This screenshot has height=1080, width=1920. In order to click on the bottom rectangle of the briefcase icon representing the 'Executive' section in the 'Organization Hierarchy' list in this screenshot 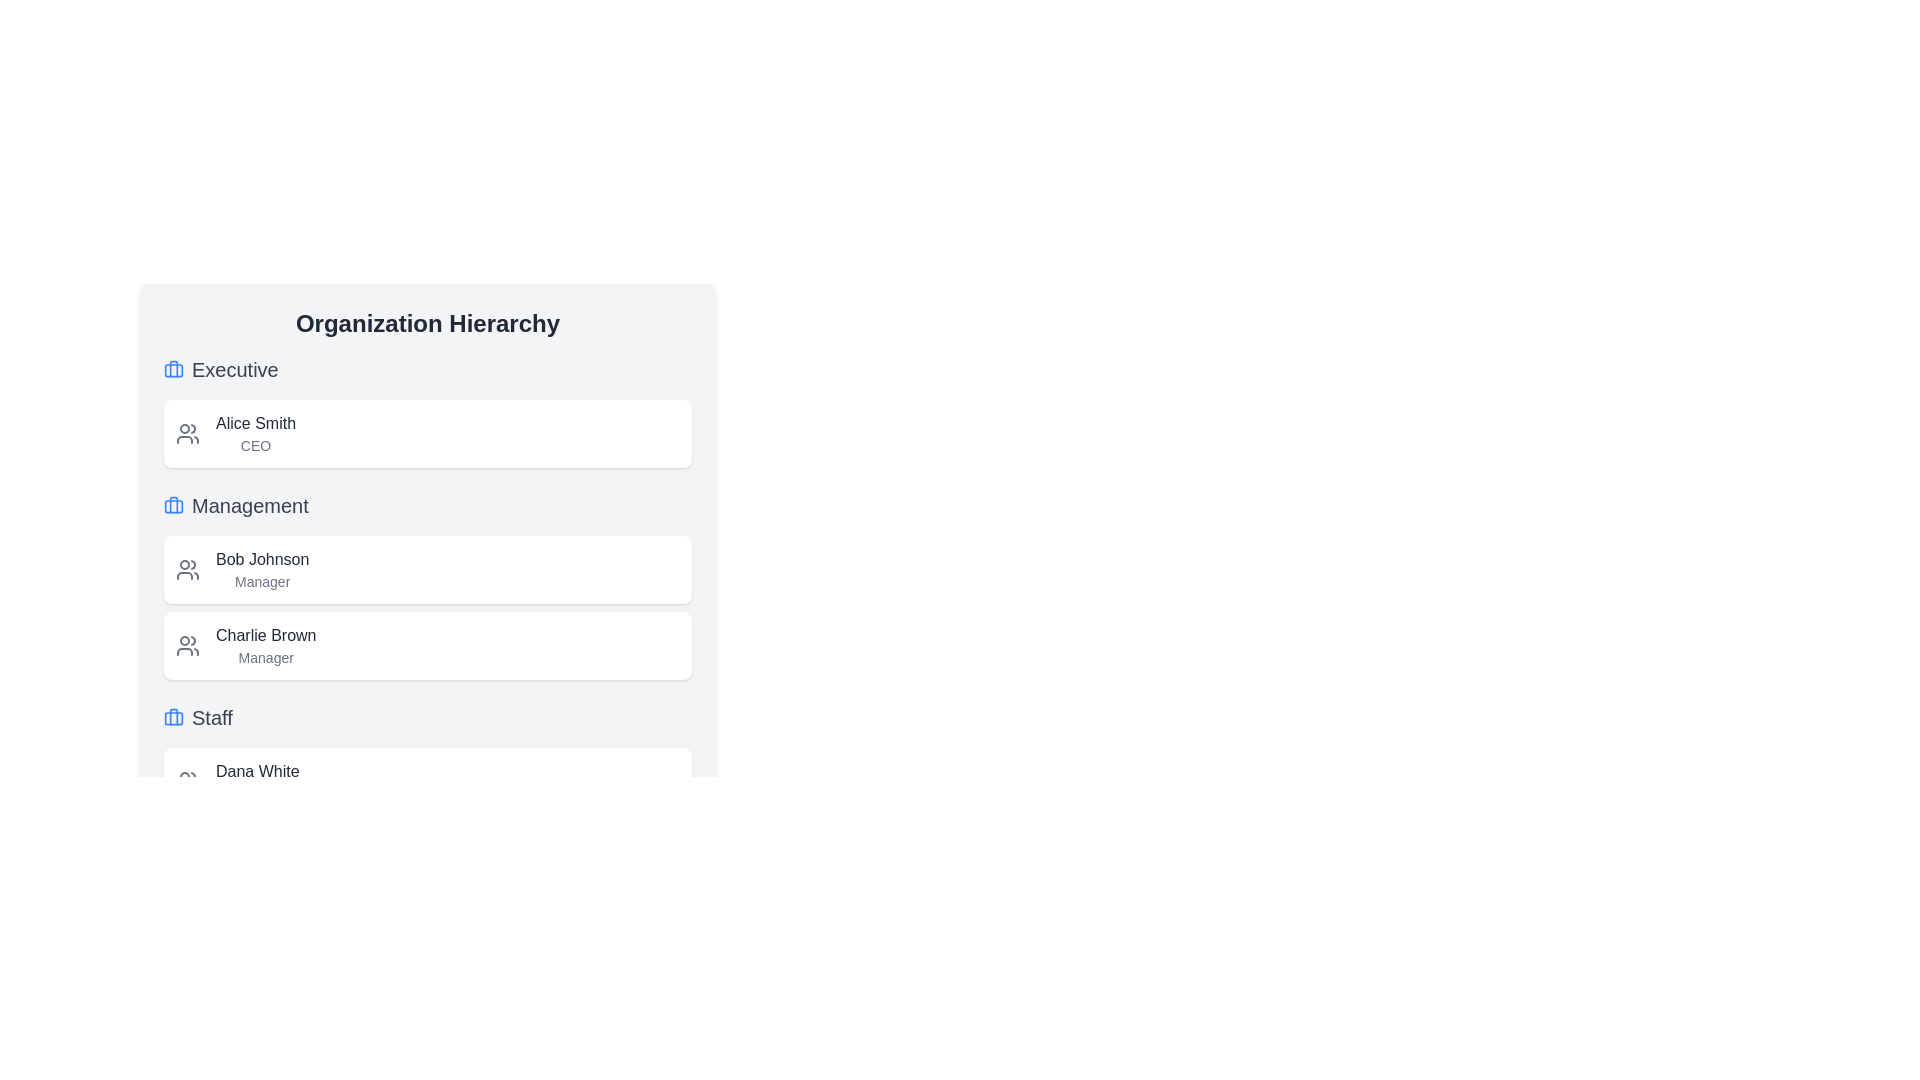, I will do `click(173, 504)`.